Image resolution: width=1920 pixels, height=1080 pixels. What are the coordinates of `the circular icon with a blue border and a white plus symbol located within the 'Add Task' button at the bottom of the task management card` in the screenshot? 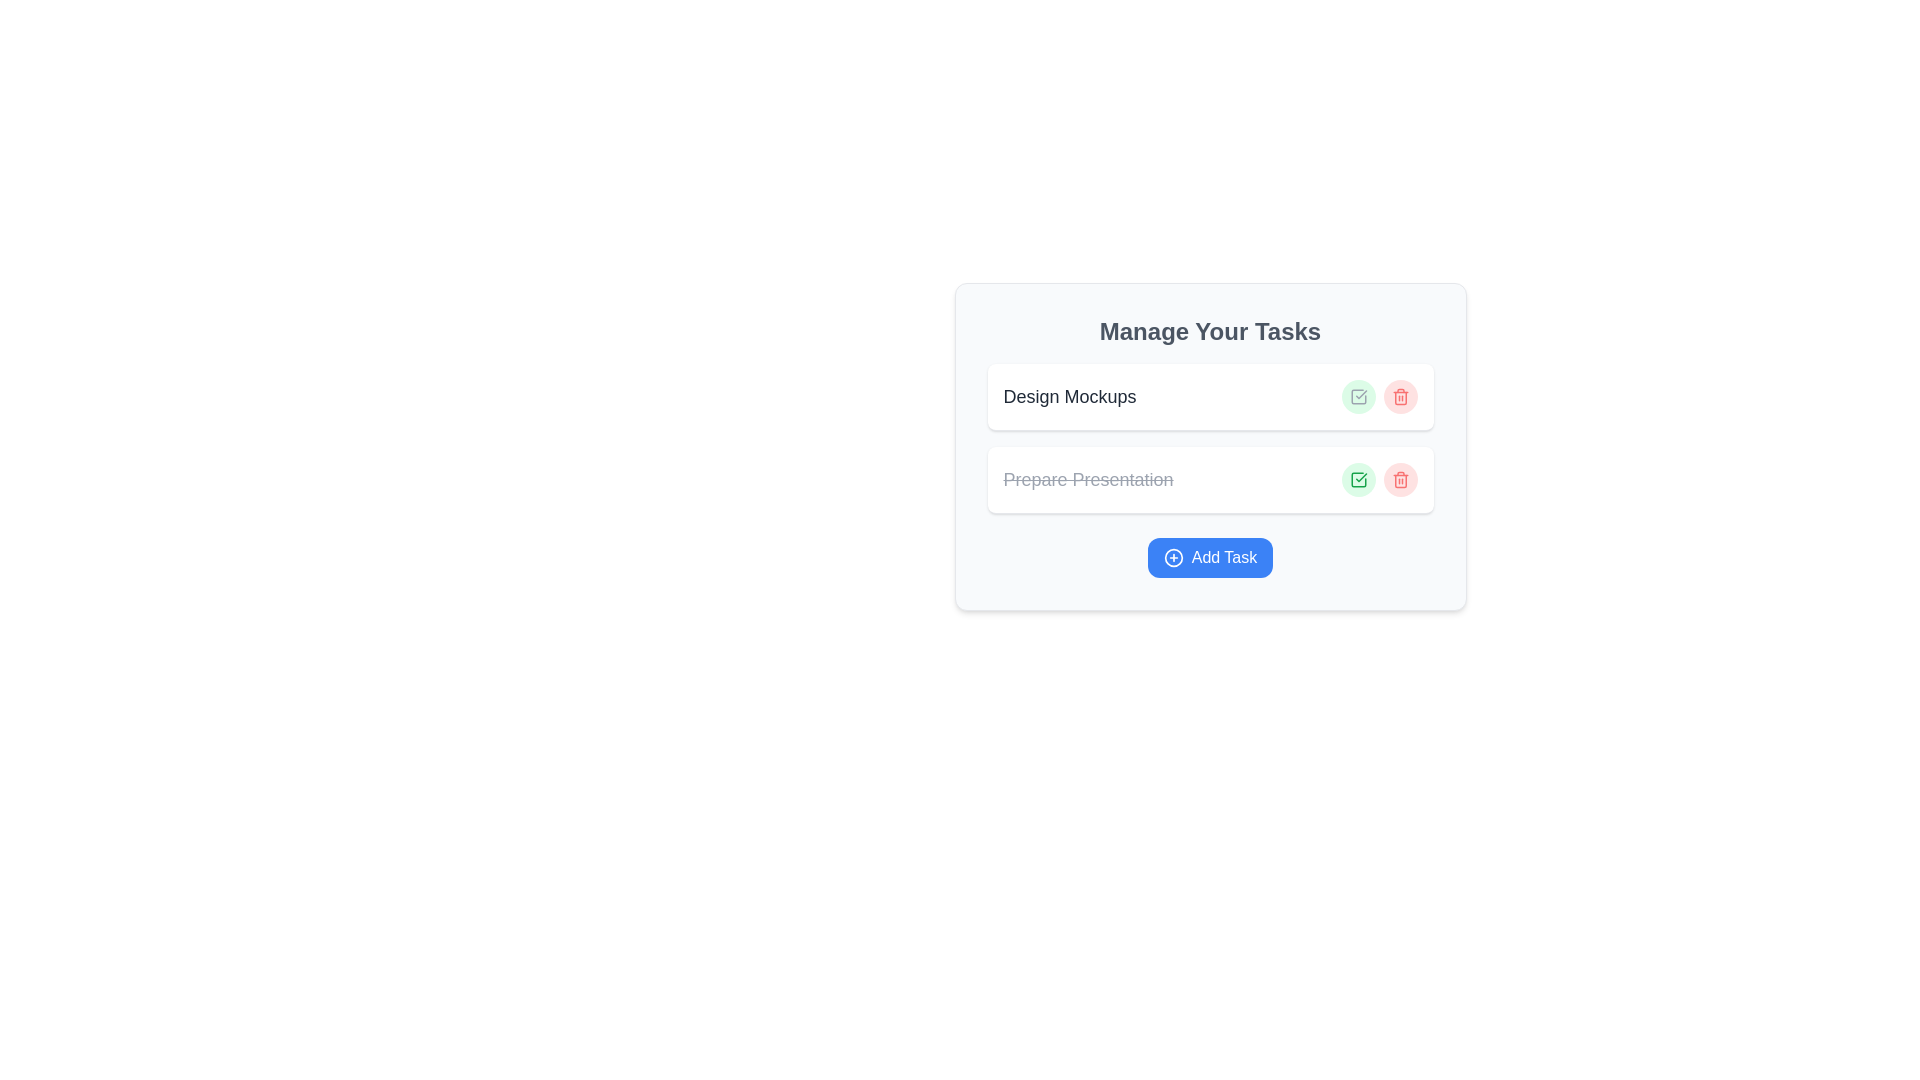 It's located at (1173, 558).